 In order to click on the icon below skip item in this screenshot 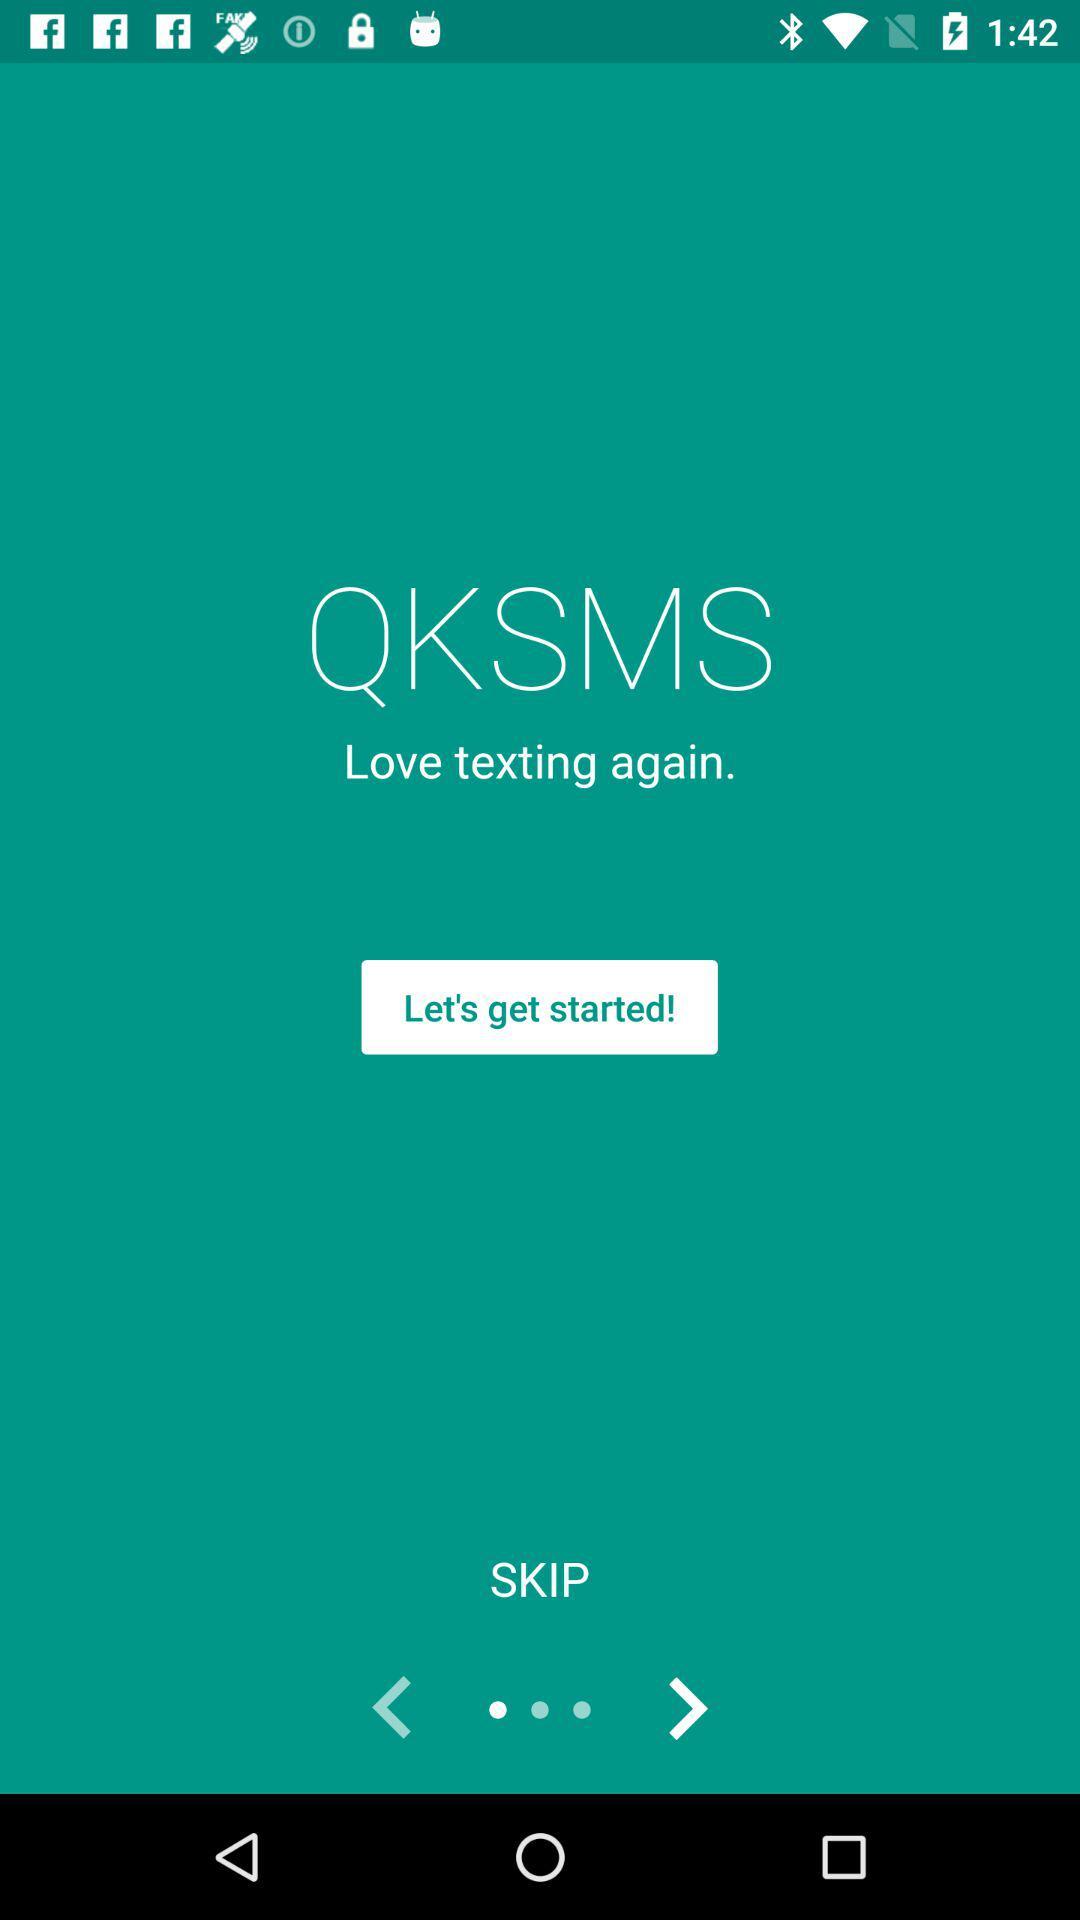, I will do `click(685, 1708)`.